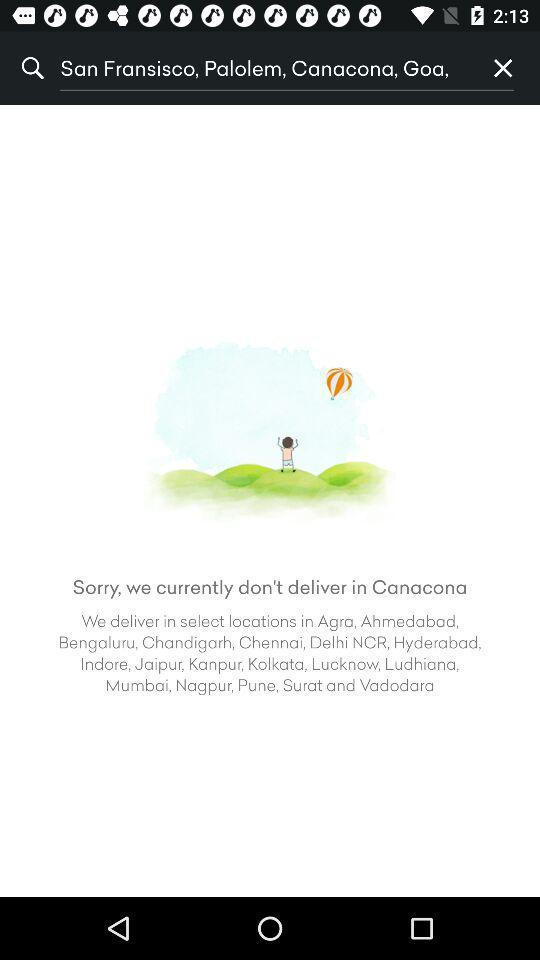  Describe the element at coordinates (263, 68) in the screenshot. I see `the item to the right of the %` at that location.